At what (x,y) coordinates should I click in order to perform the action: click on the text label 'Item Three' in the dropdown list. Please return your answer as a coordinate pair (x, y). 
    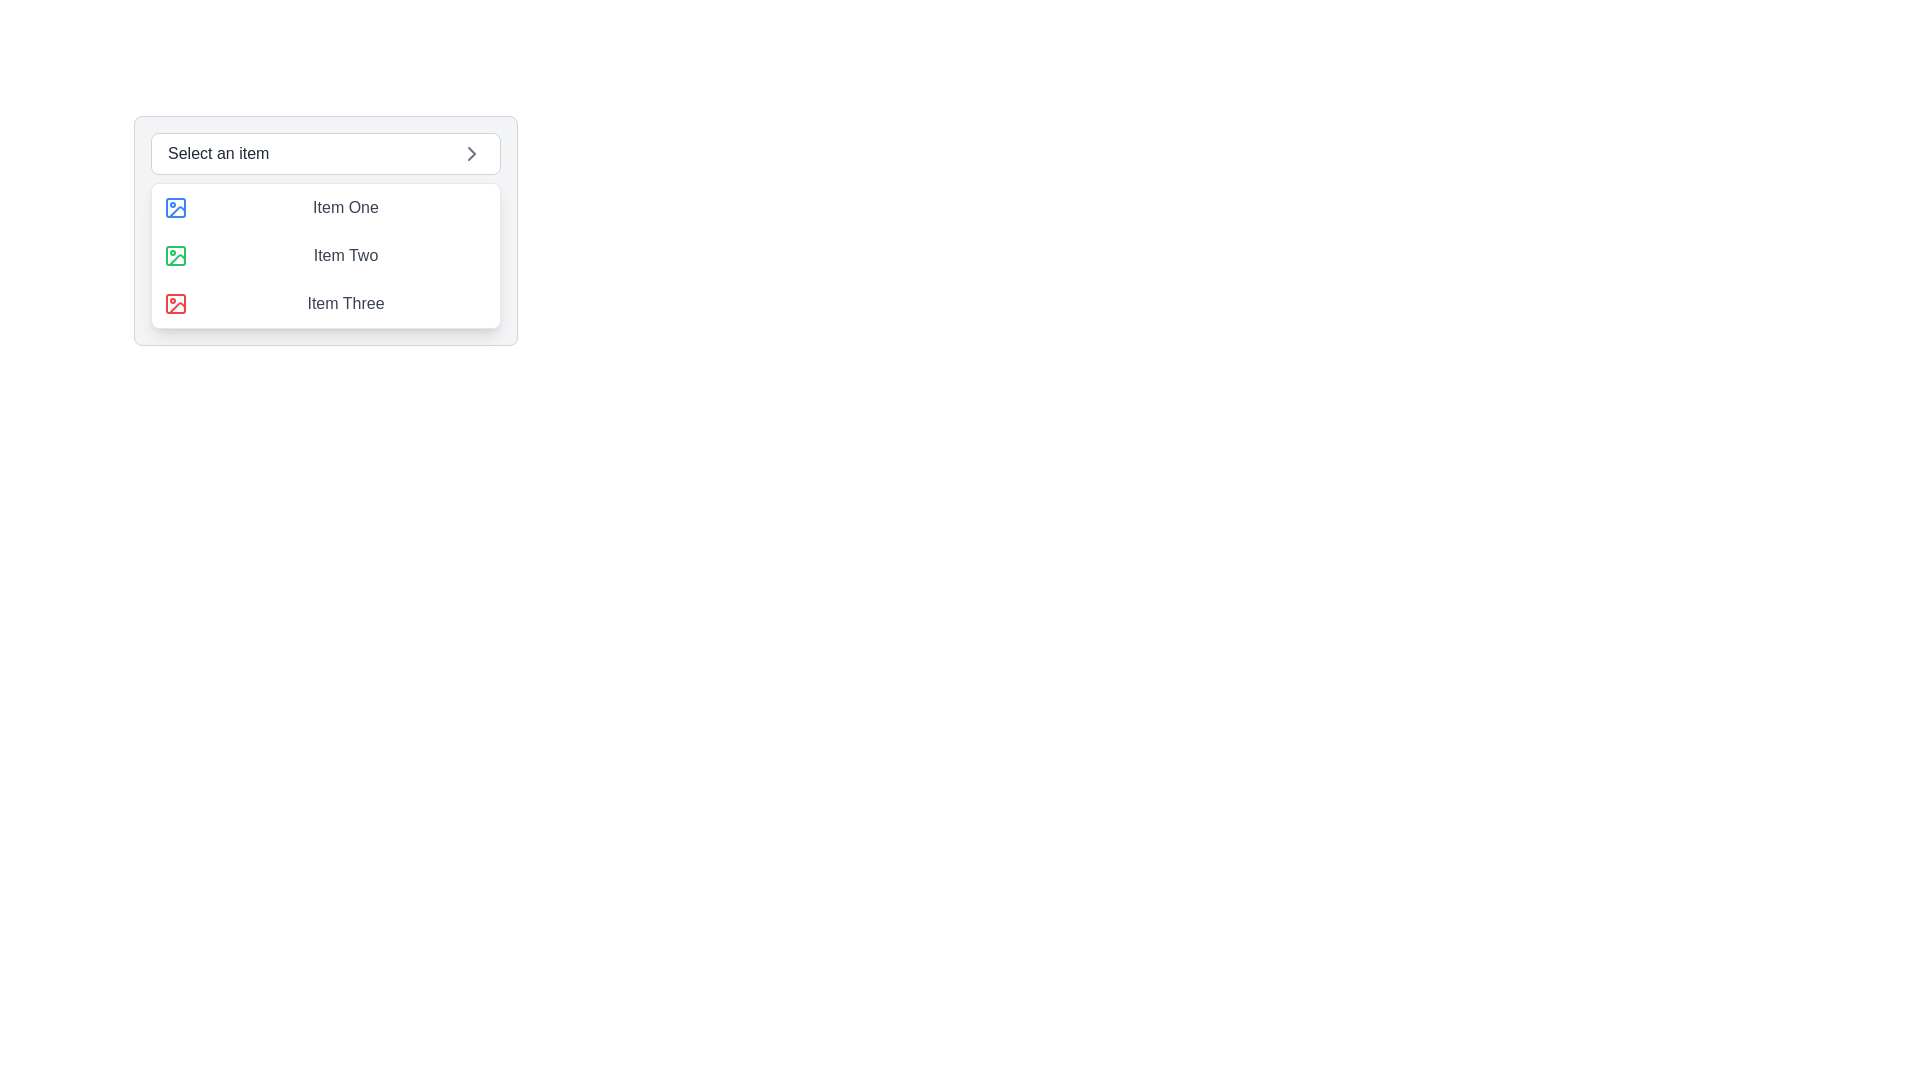
    Looking at the image, I should click on (345, 304).